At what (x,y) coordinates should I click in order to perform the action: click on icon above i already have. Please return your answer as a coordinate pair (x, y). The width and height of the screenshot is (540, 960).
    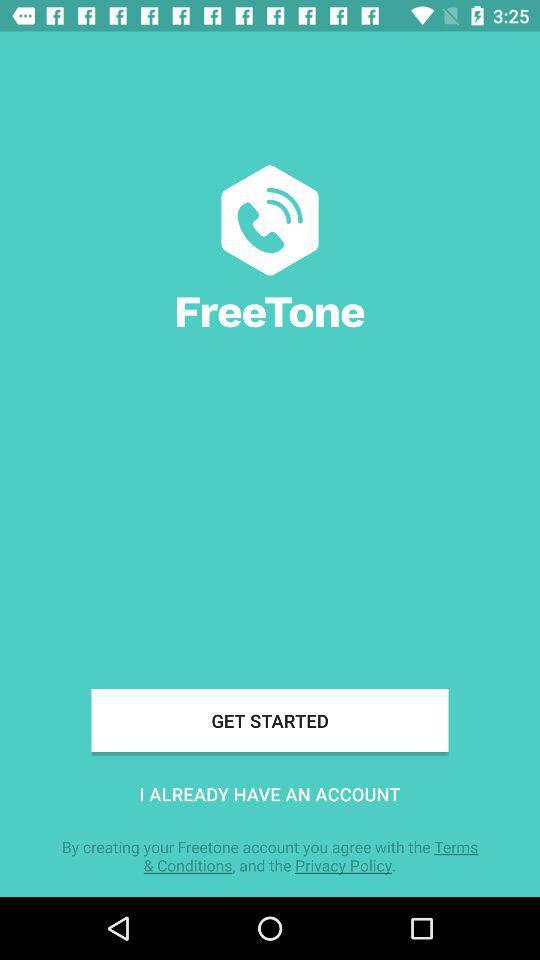
    Looking at the image, I should click on (270, 720).